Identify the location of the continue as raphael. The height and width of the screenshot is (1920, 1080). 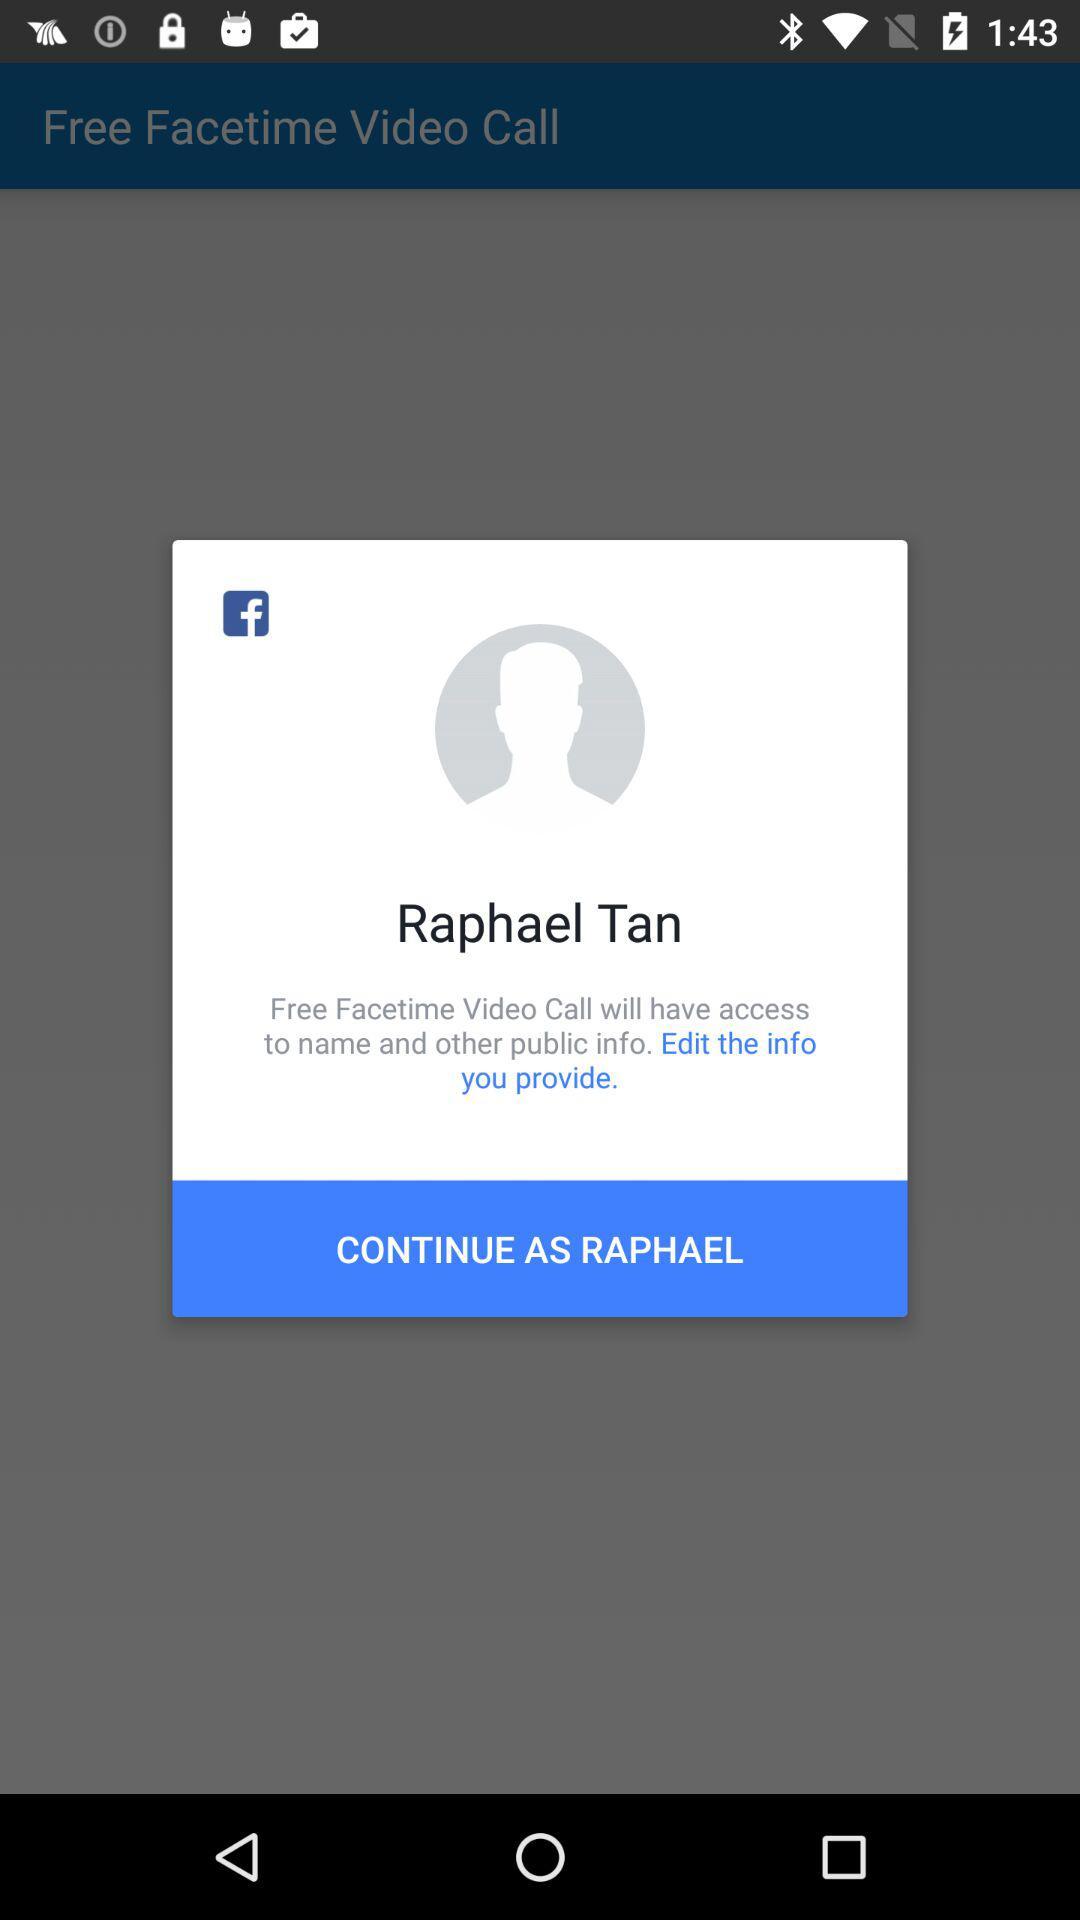
(540, 1247).